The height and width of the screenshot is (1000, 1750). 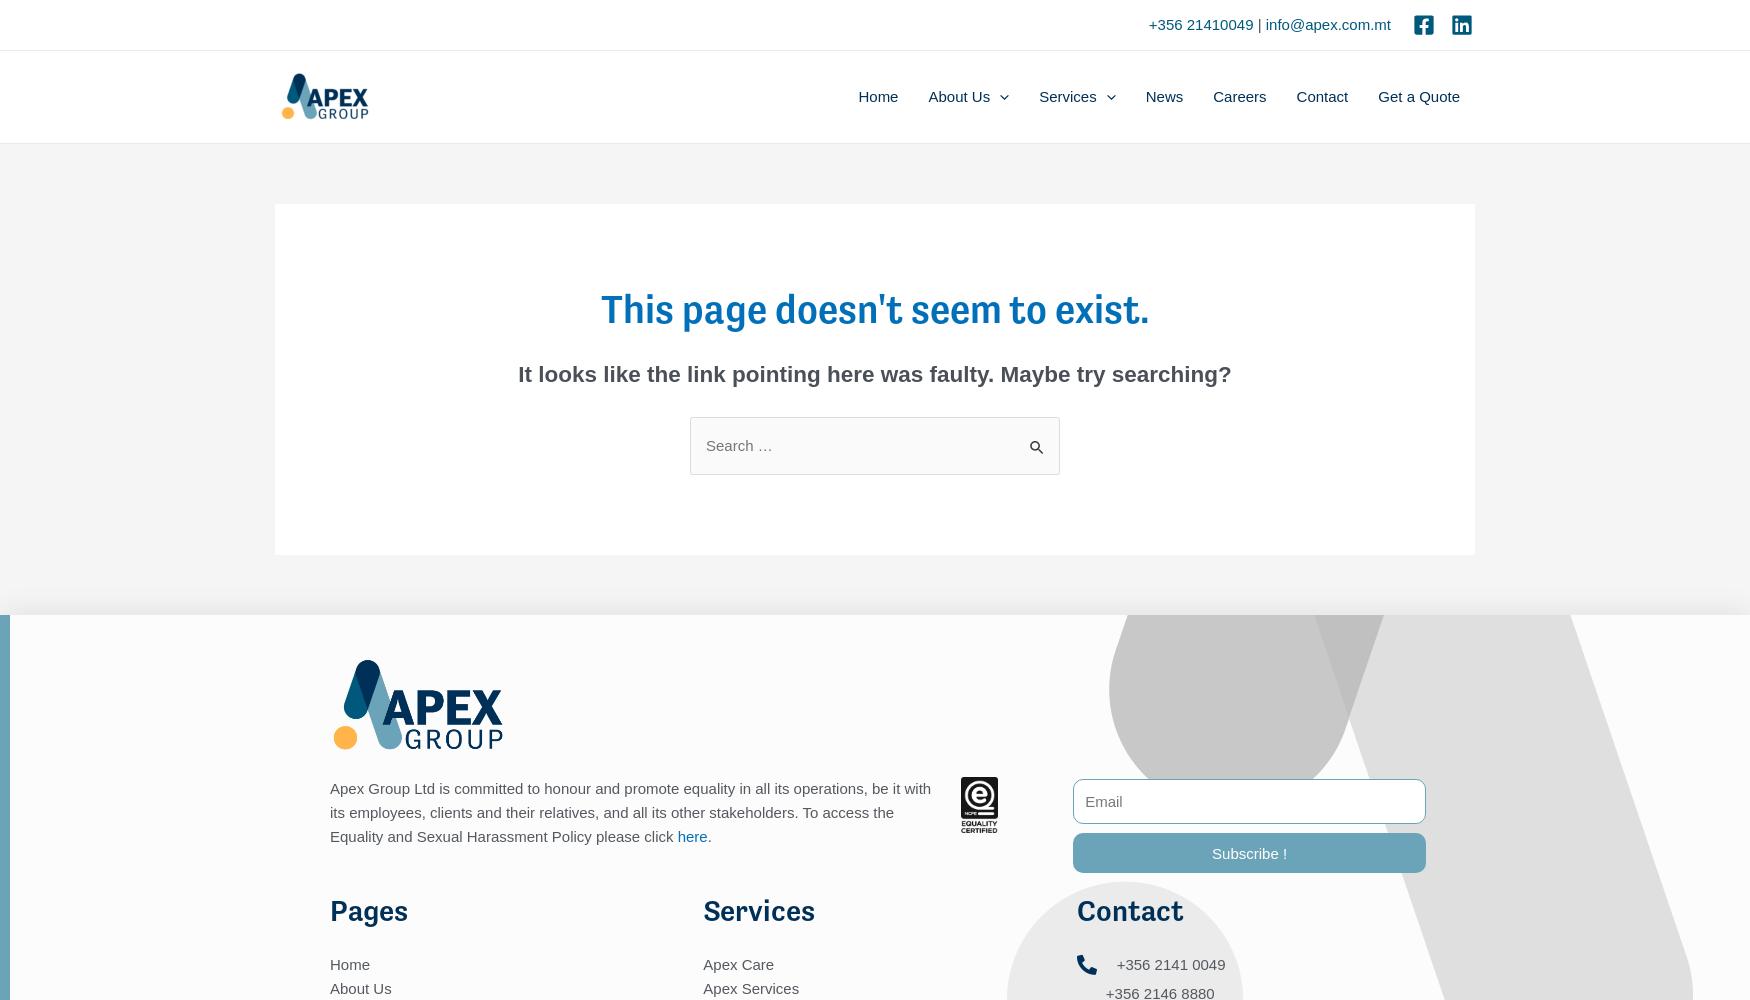 I want to click on 'It looks like the link pointing here was faulty. Maybe try searching?', so click(x=517, y=372).